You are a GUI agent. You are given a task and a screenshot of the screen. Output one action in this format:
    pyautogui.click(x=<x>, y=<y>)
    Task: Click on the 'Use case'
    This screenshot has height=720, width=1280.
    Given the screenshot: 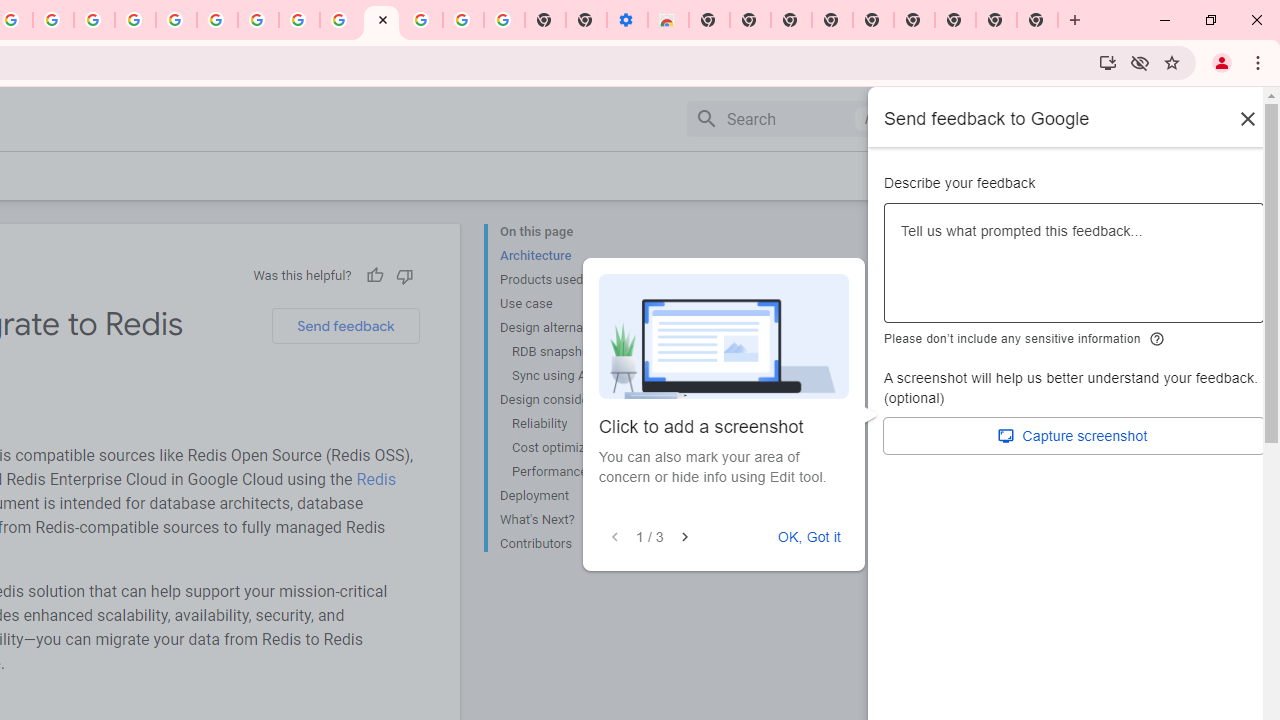 What is the action you would take?
    pyautogui.click(x=579, y=304)
    